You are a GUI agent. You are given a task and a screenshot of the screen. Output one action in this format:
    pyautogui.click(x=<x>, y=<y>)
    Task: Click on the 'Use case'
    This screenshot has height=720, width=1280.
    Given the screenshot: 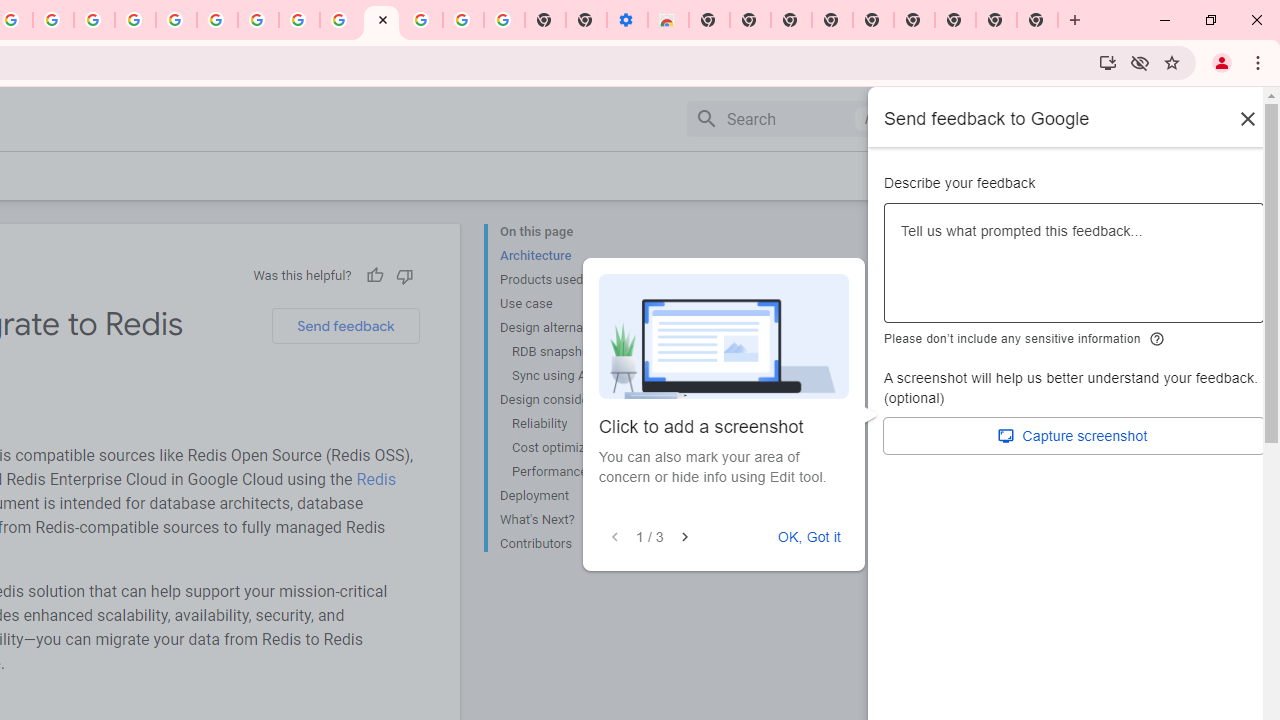 What is the action you would take?
    pyautogui.click(x=579, y=304)
    